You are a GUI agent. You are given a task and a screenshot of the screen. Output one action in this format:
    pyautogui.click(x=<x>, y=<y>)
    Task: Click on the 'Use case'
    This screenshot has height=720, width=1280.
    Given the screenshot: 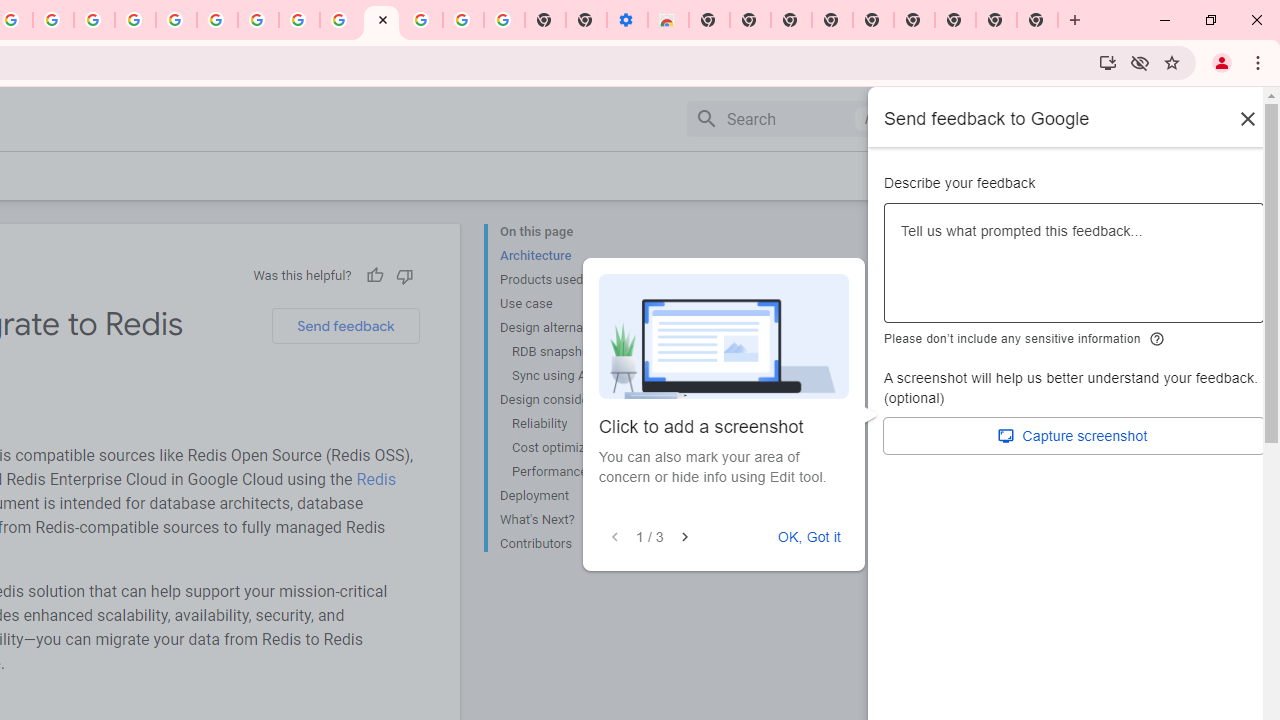 What is the action you would take?
    pyautogui.click(x=579, y=304)
    